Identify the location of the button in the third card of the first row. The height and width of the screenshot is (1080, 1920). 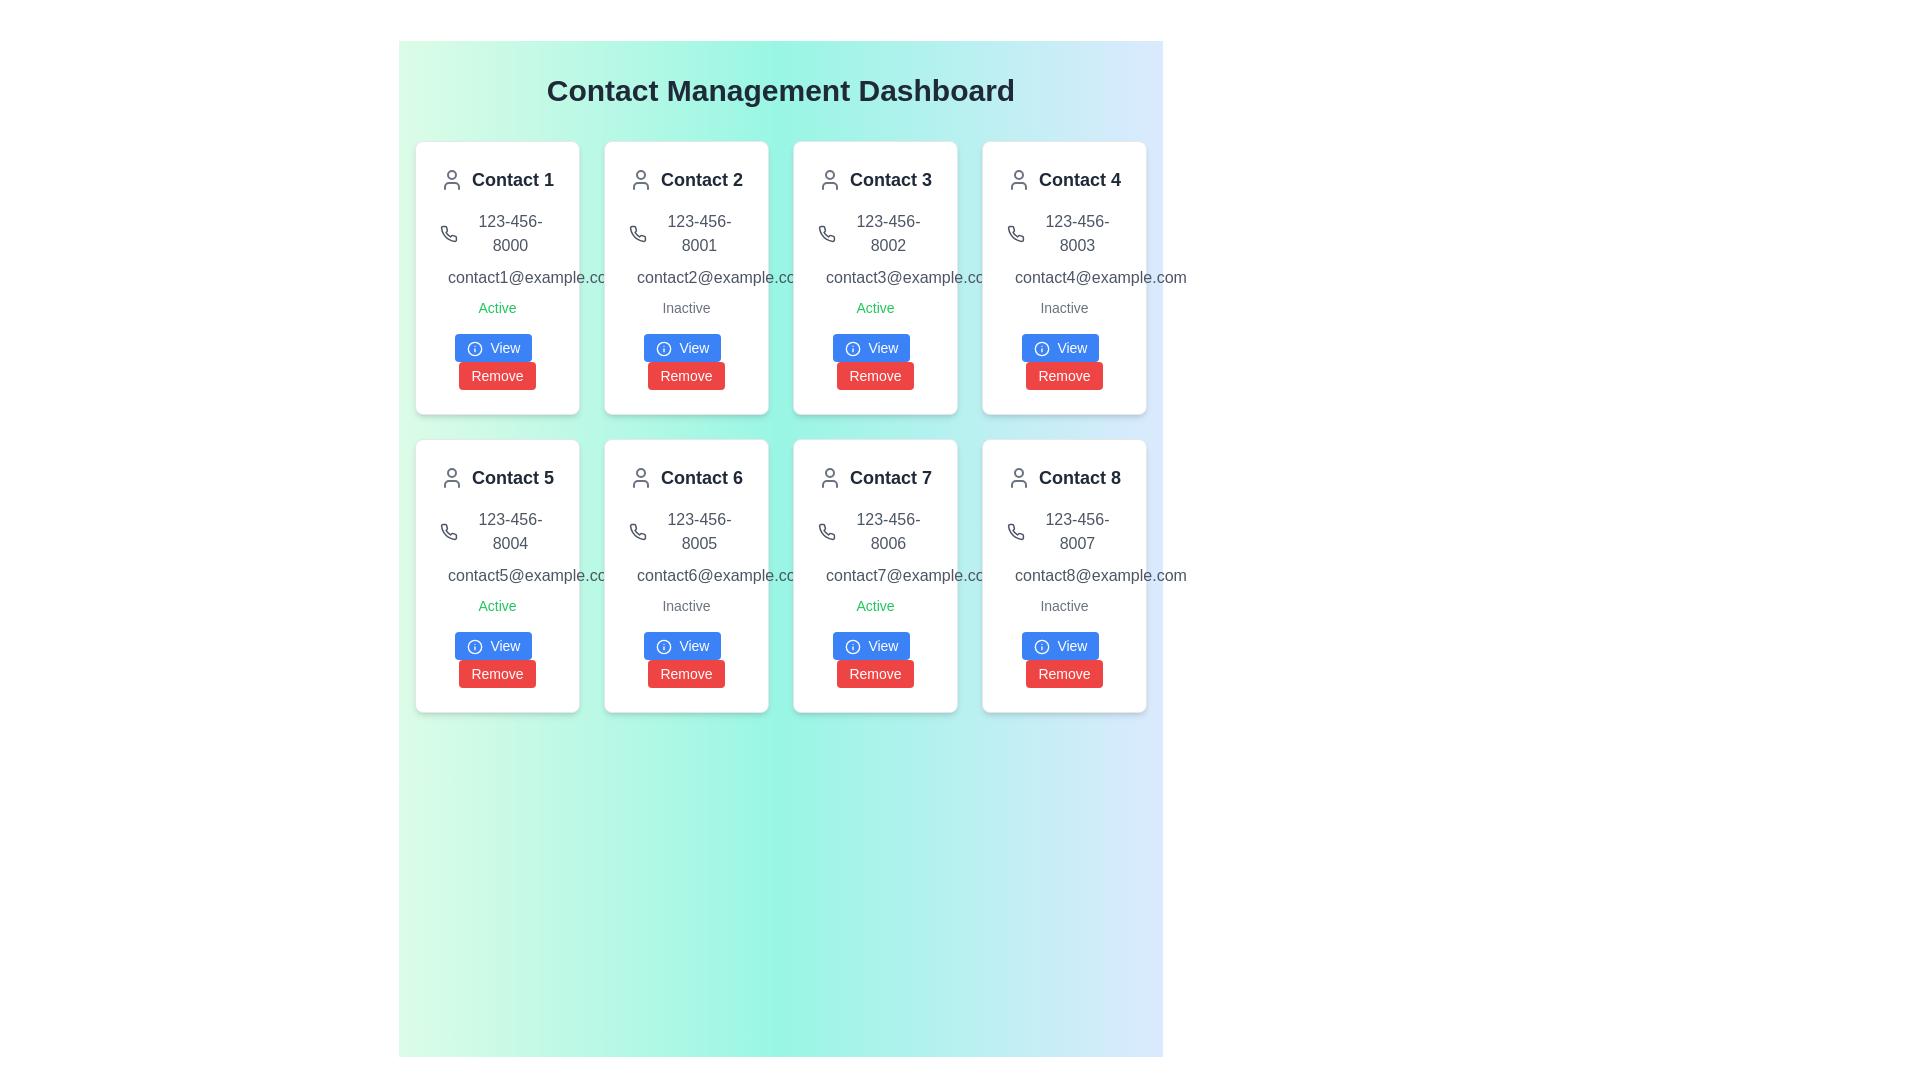
(871, 346).